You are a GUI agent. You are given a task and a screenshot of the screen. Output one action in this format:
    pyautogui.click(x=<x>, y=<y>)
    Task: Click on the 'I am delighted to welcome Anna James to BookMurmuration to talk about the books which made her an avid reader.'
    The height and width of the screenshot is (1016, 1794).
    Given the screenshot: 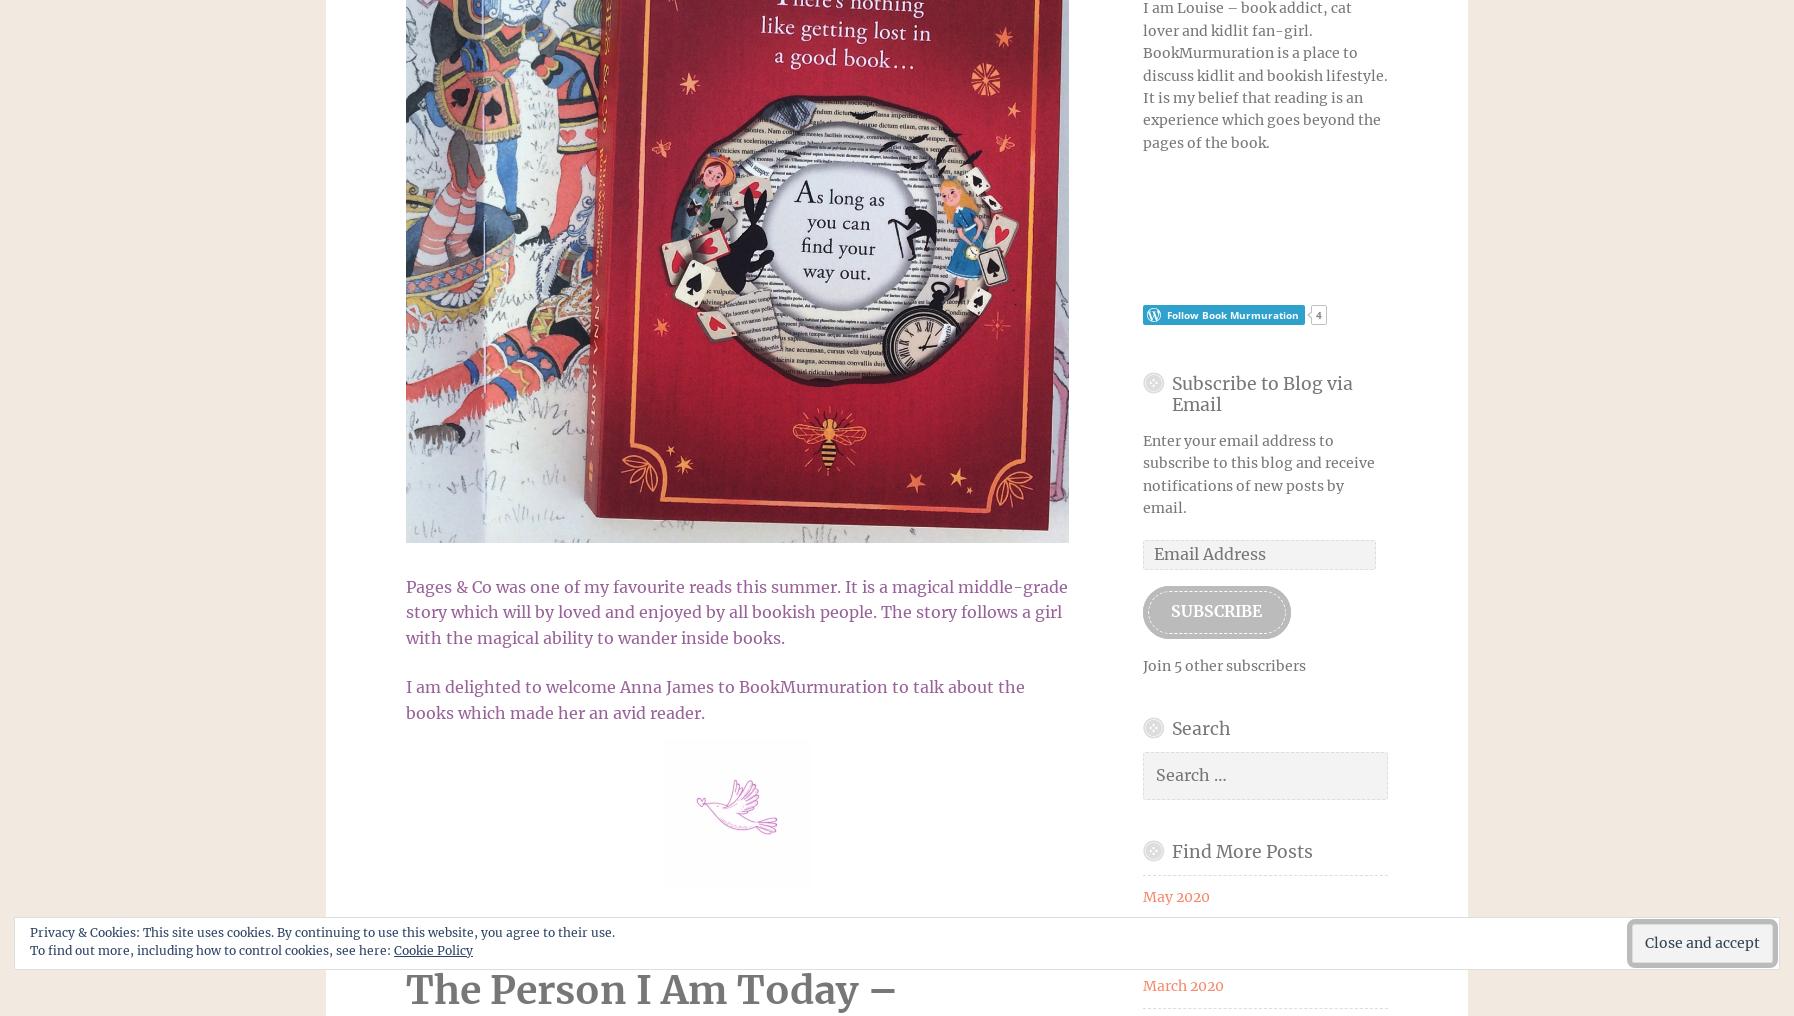 What is the action you would take?
    pyautogui.click(x=715, y=698)
    